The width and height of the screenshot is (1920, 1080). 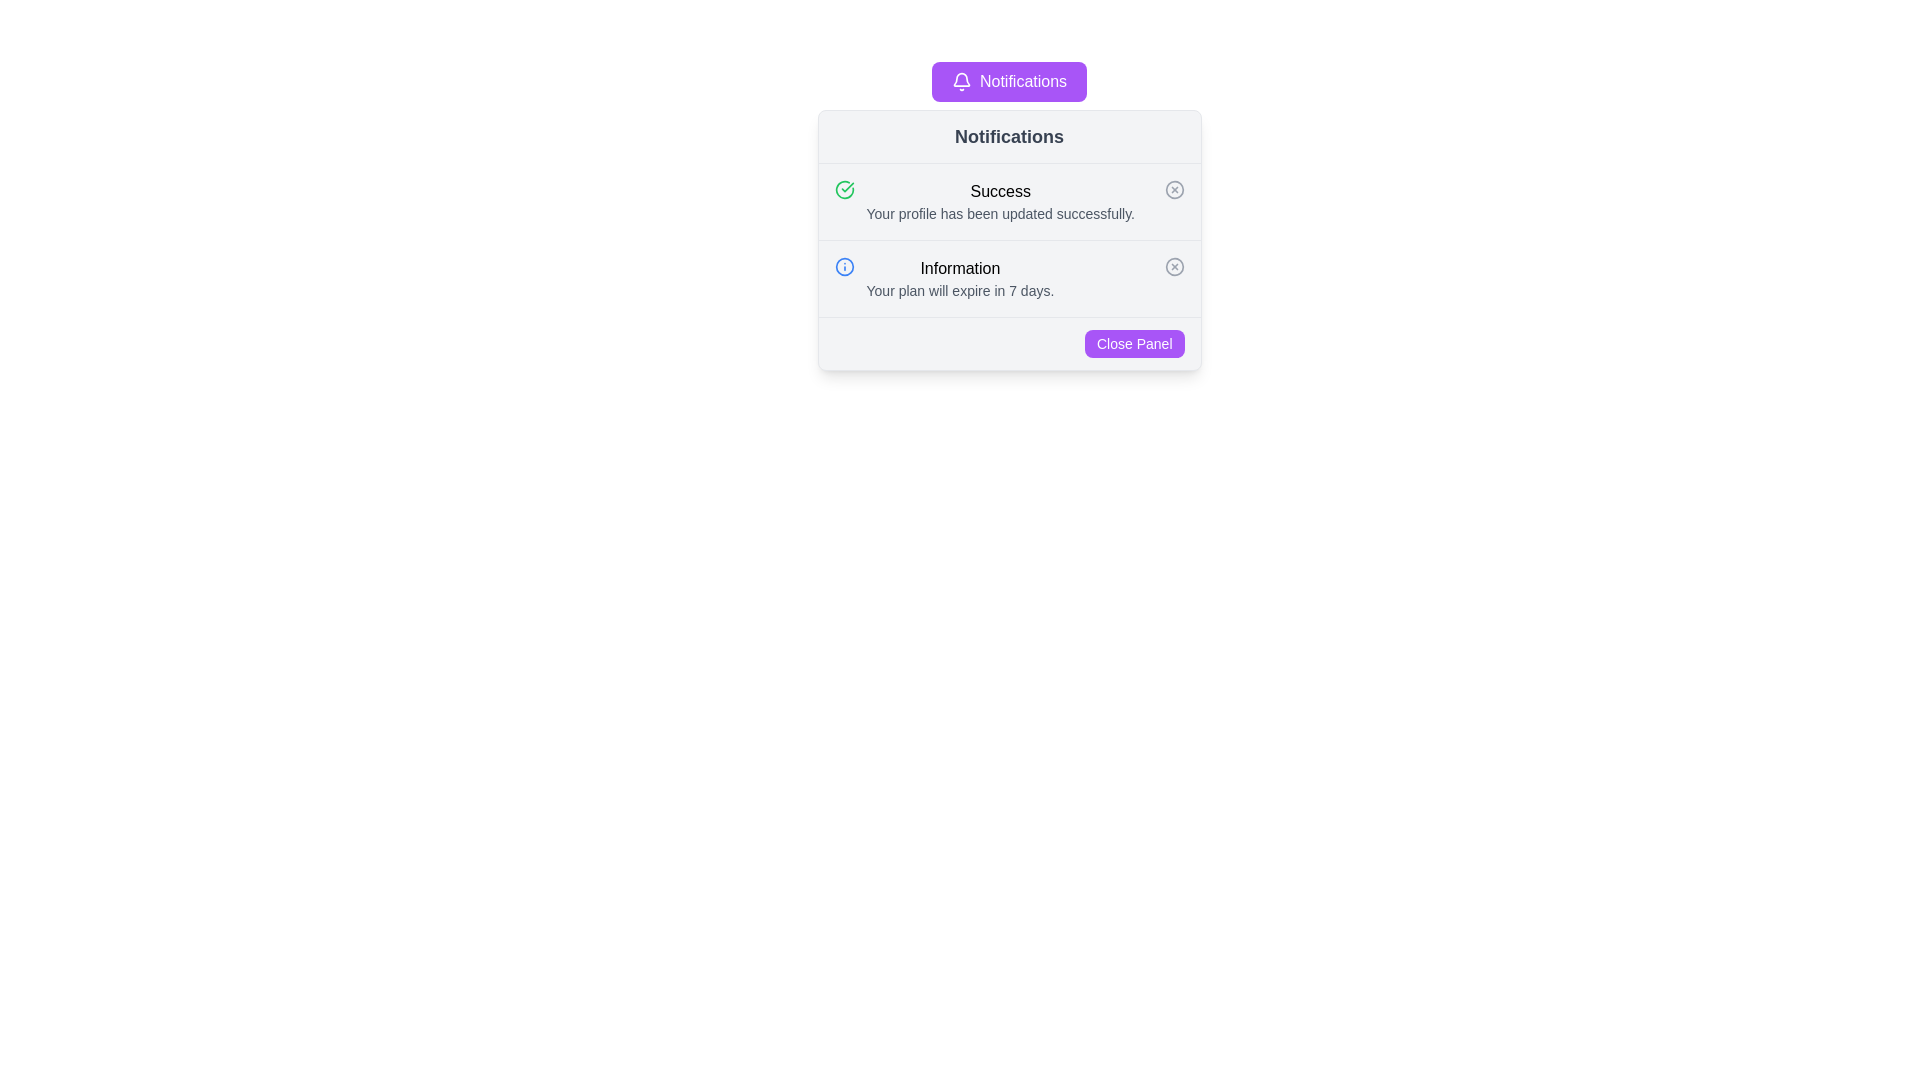 I want to click on text content of the notification title label located within the notifications panel, which summarizes the key point of information regarding the user's plan expiration, so click(x=960, y=268).